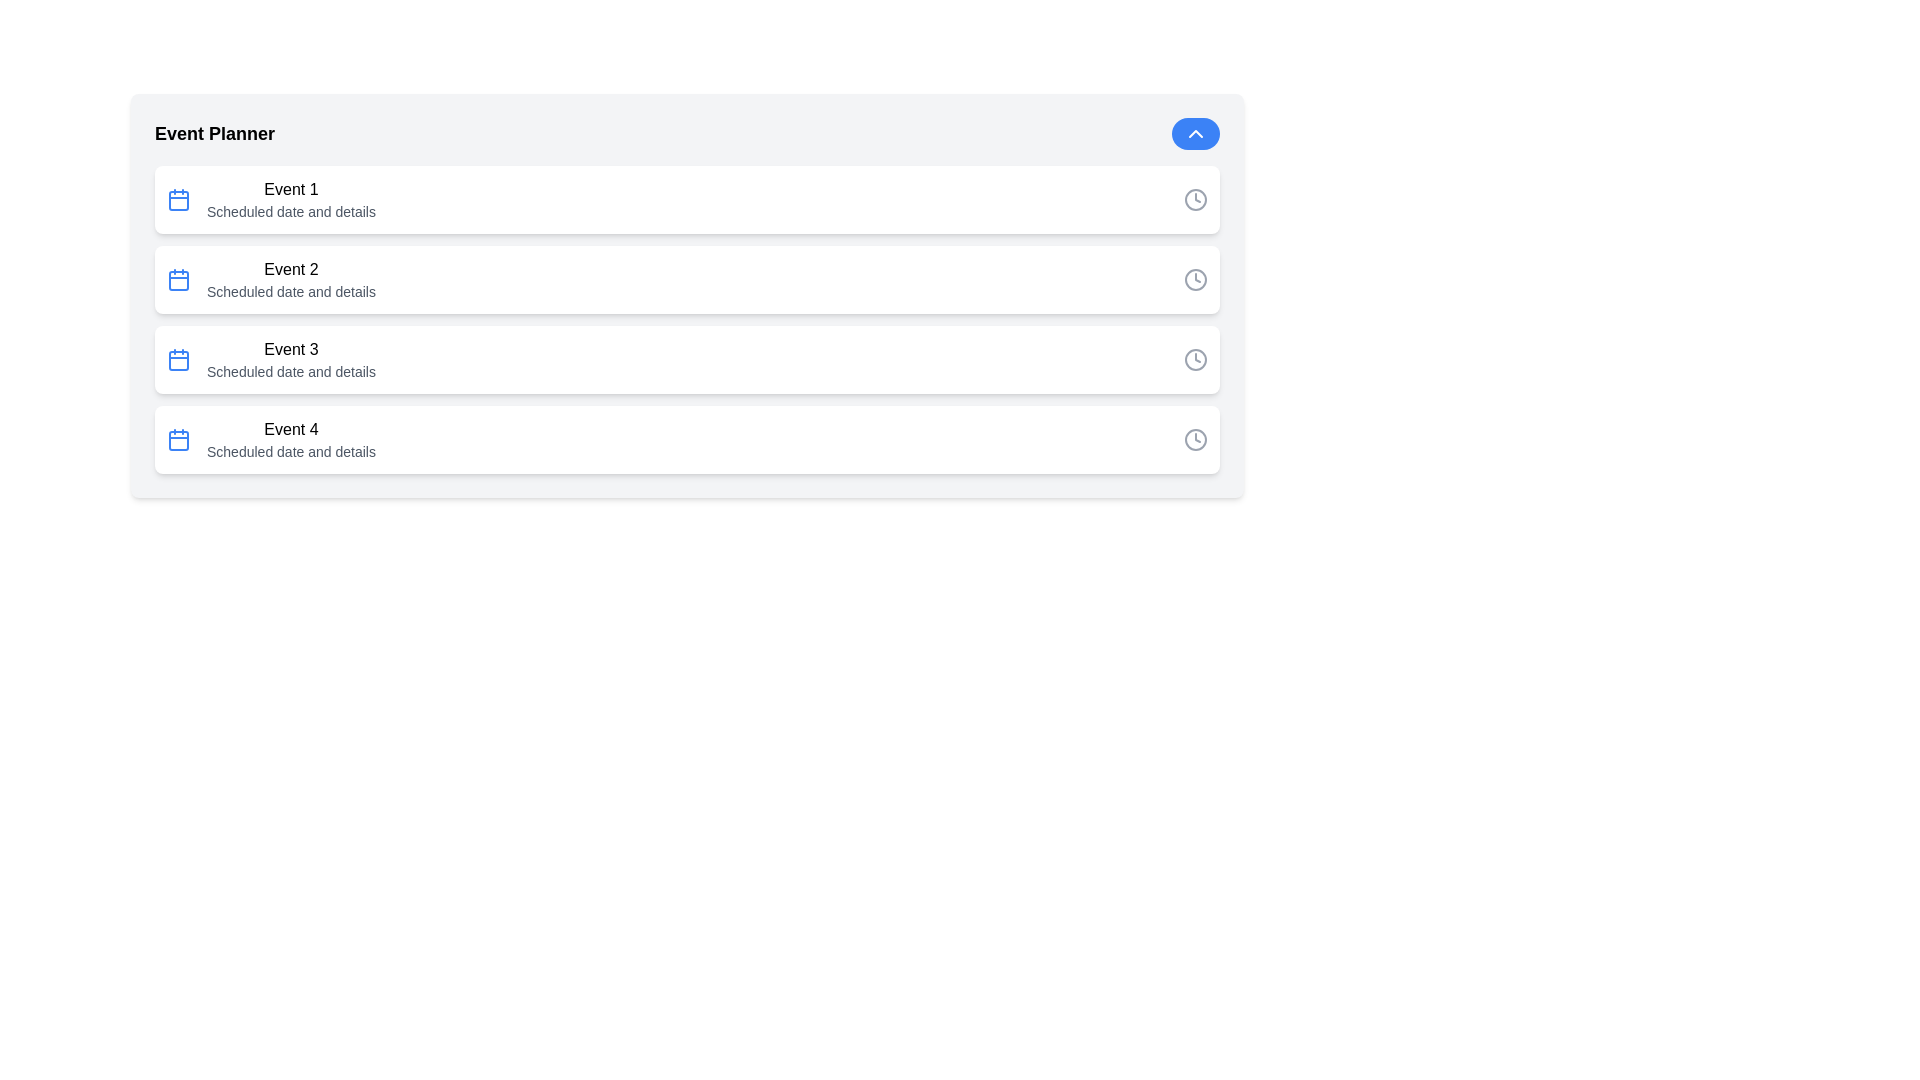 This screenshot has width=1920, height=1080. What do you see at coordinates (290, 280) in the screenshot?
I see `text from the informative section about 'Event 2', which is located in the second card of a vertically stacked list of cards` at bounding box center [290, 280].